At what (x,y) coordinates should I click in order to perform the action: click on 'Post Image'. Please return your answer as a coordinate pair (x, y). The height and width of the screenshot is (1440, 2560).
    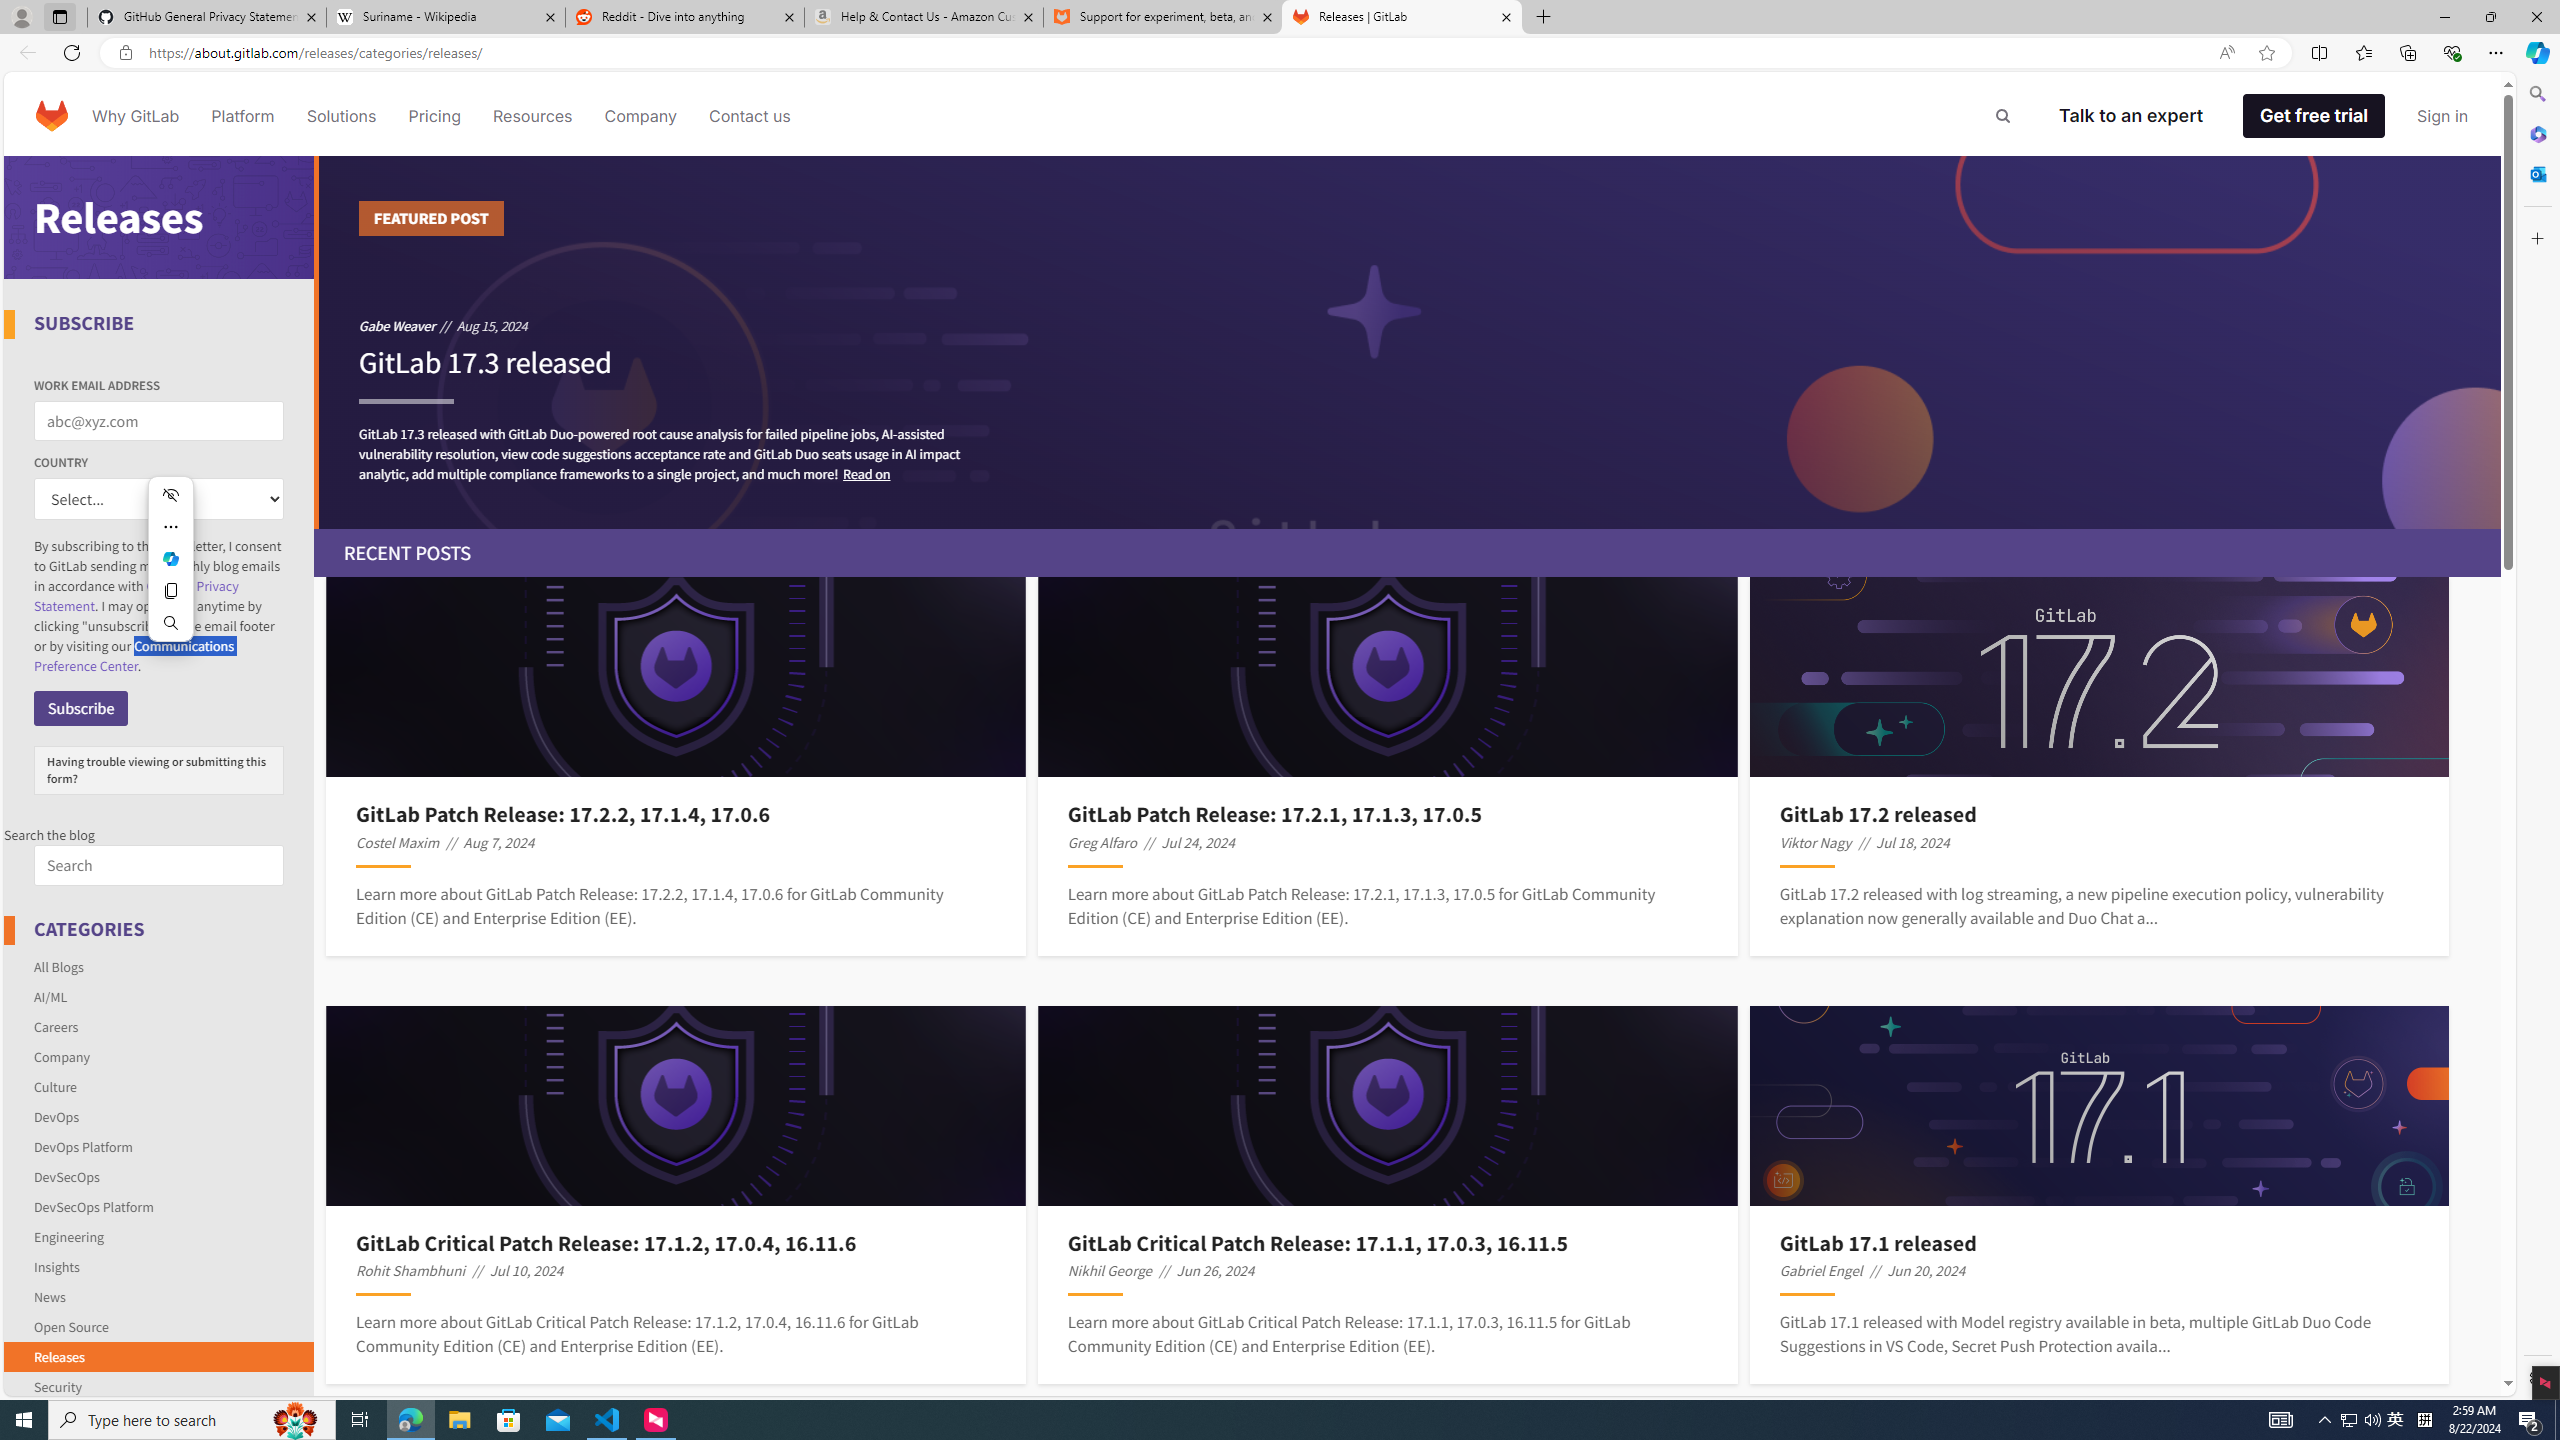
    Looking at the image, I should click on (2099, 1104).